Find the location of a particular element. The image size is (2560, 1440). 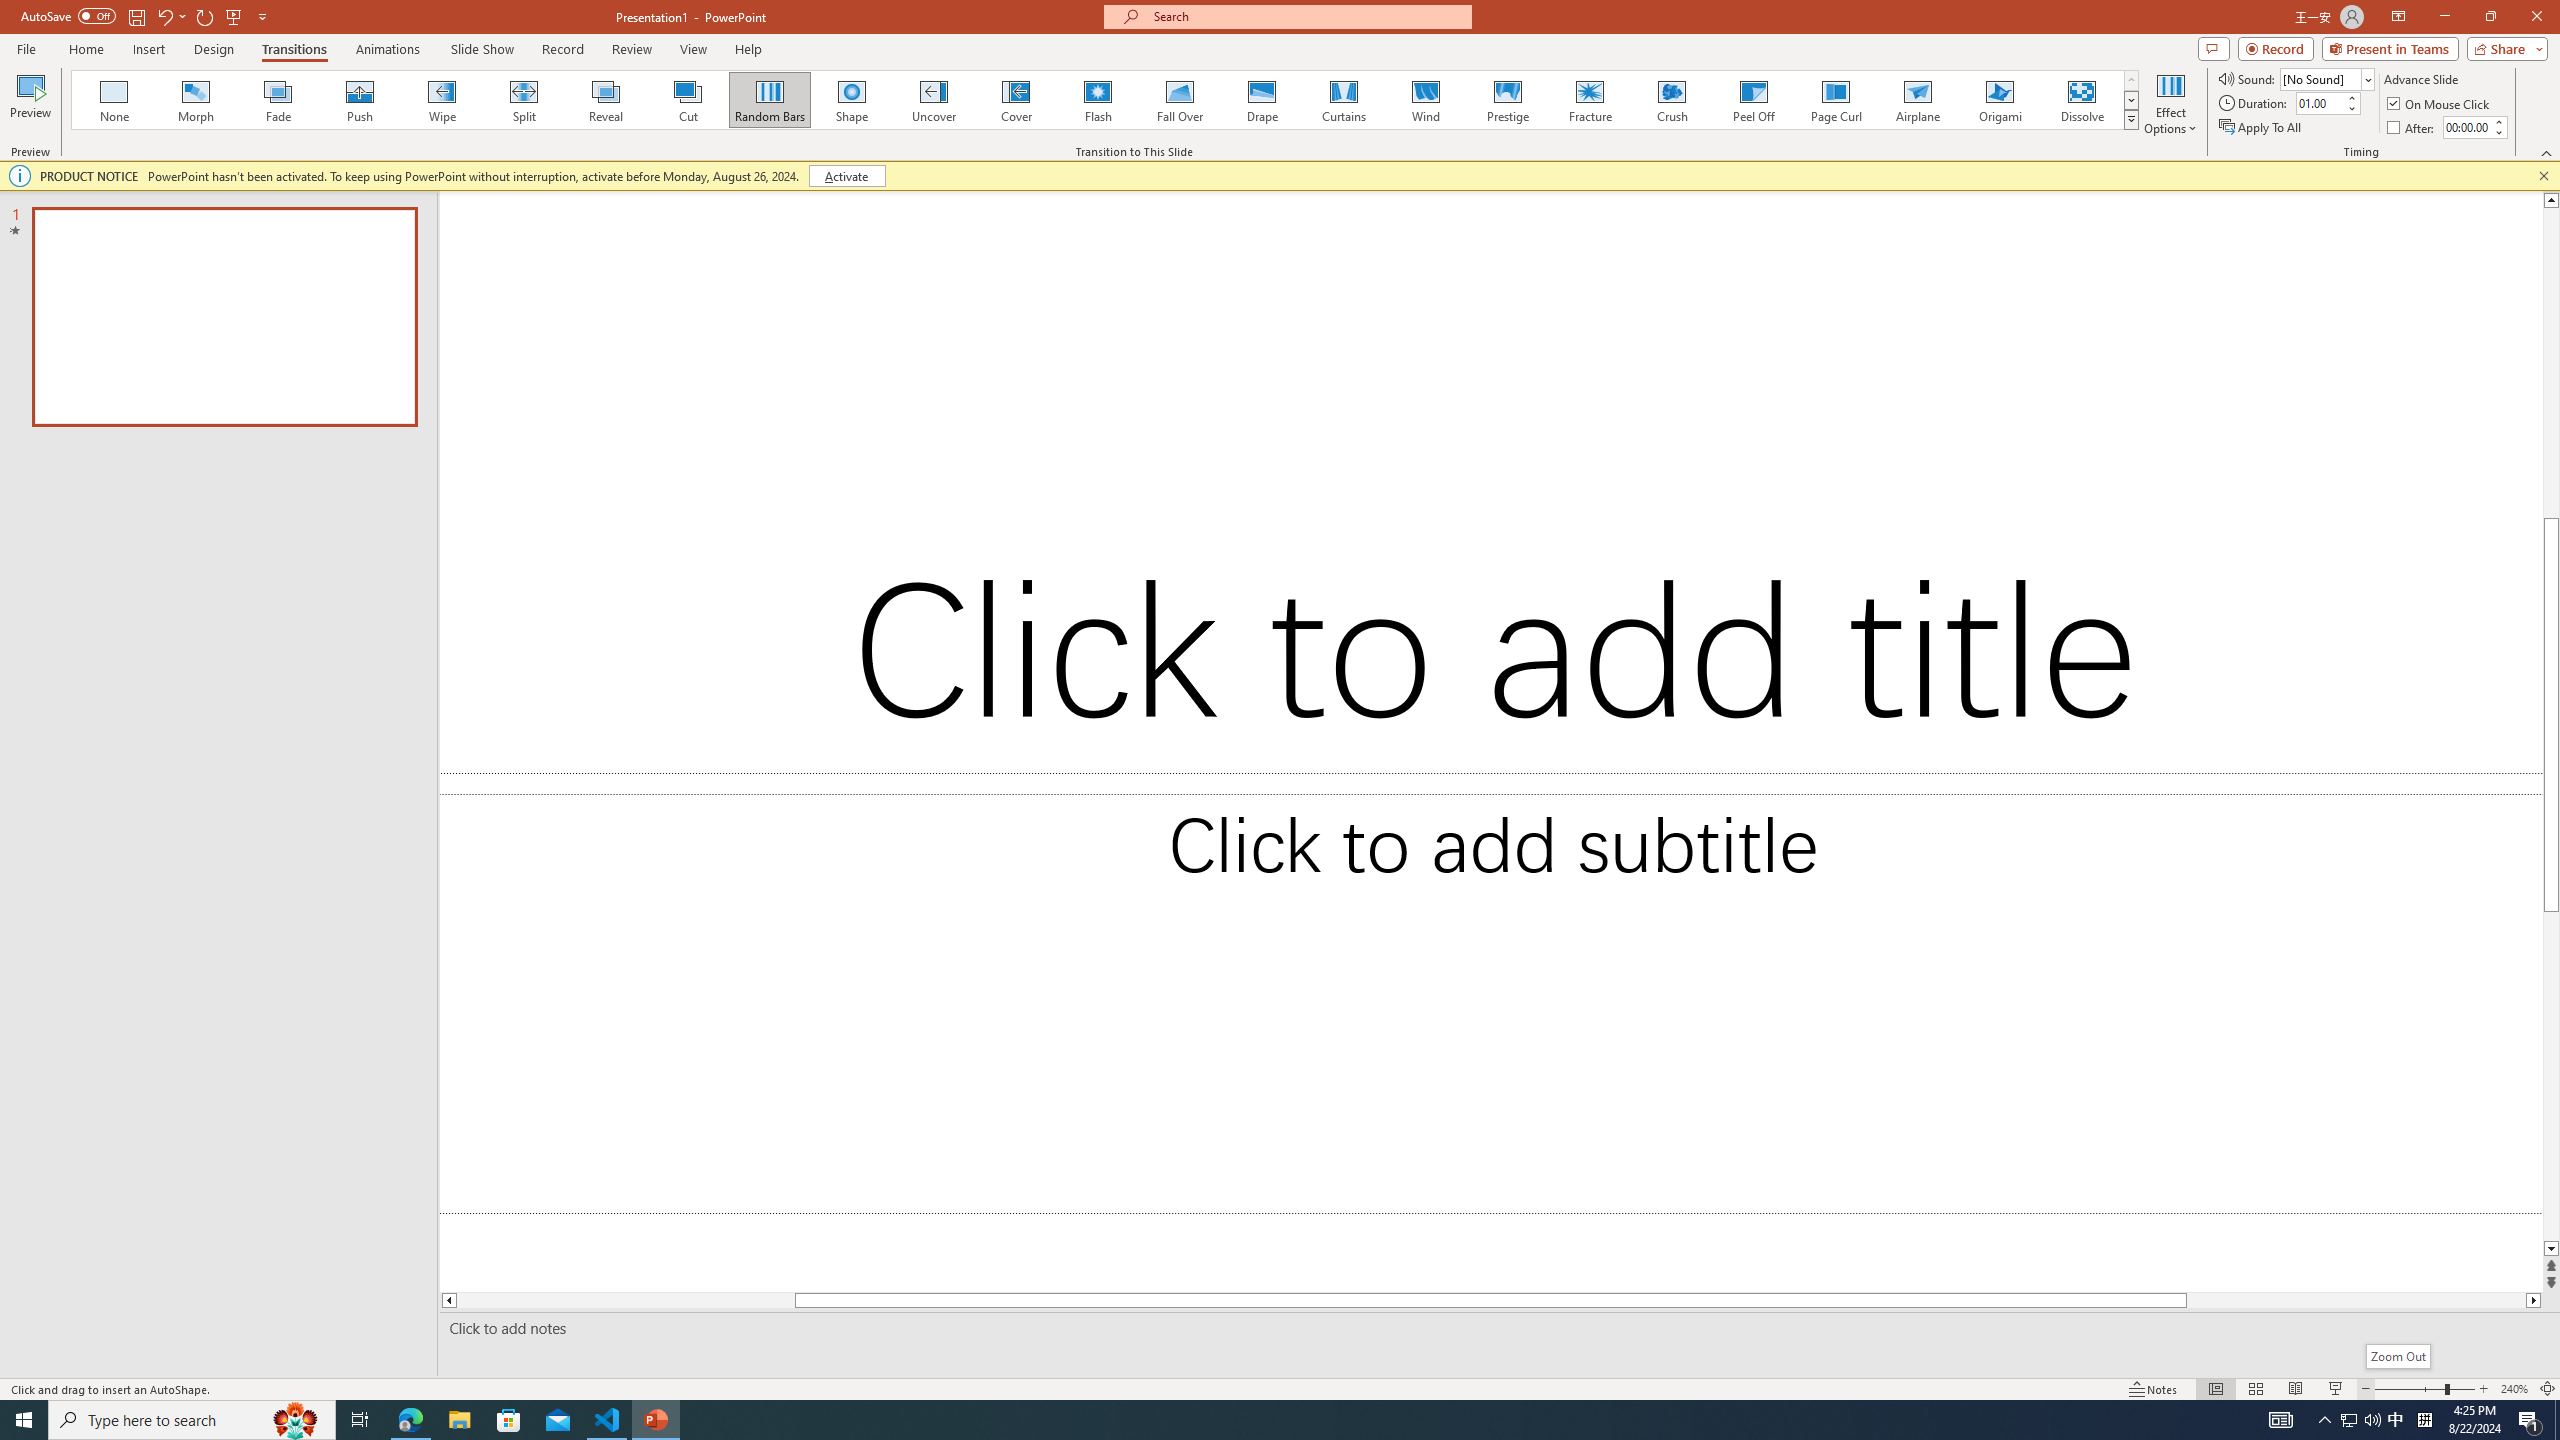

'Cover' is located at coordinates (1015, 99).